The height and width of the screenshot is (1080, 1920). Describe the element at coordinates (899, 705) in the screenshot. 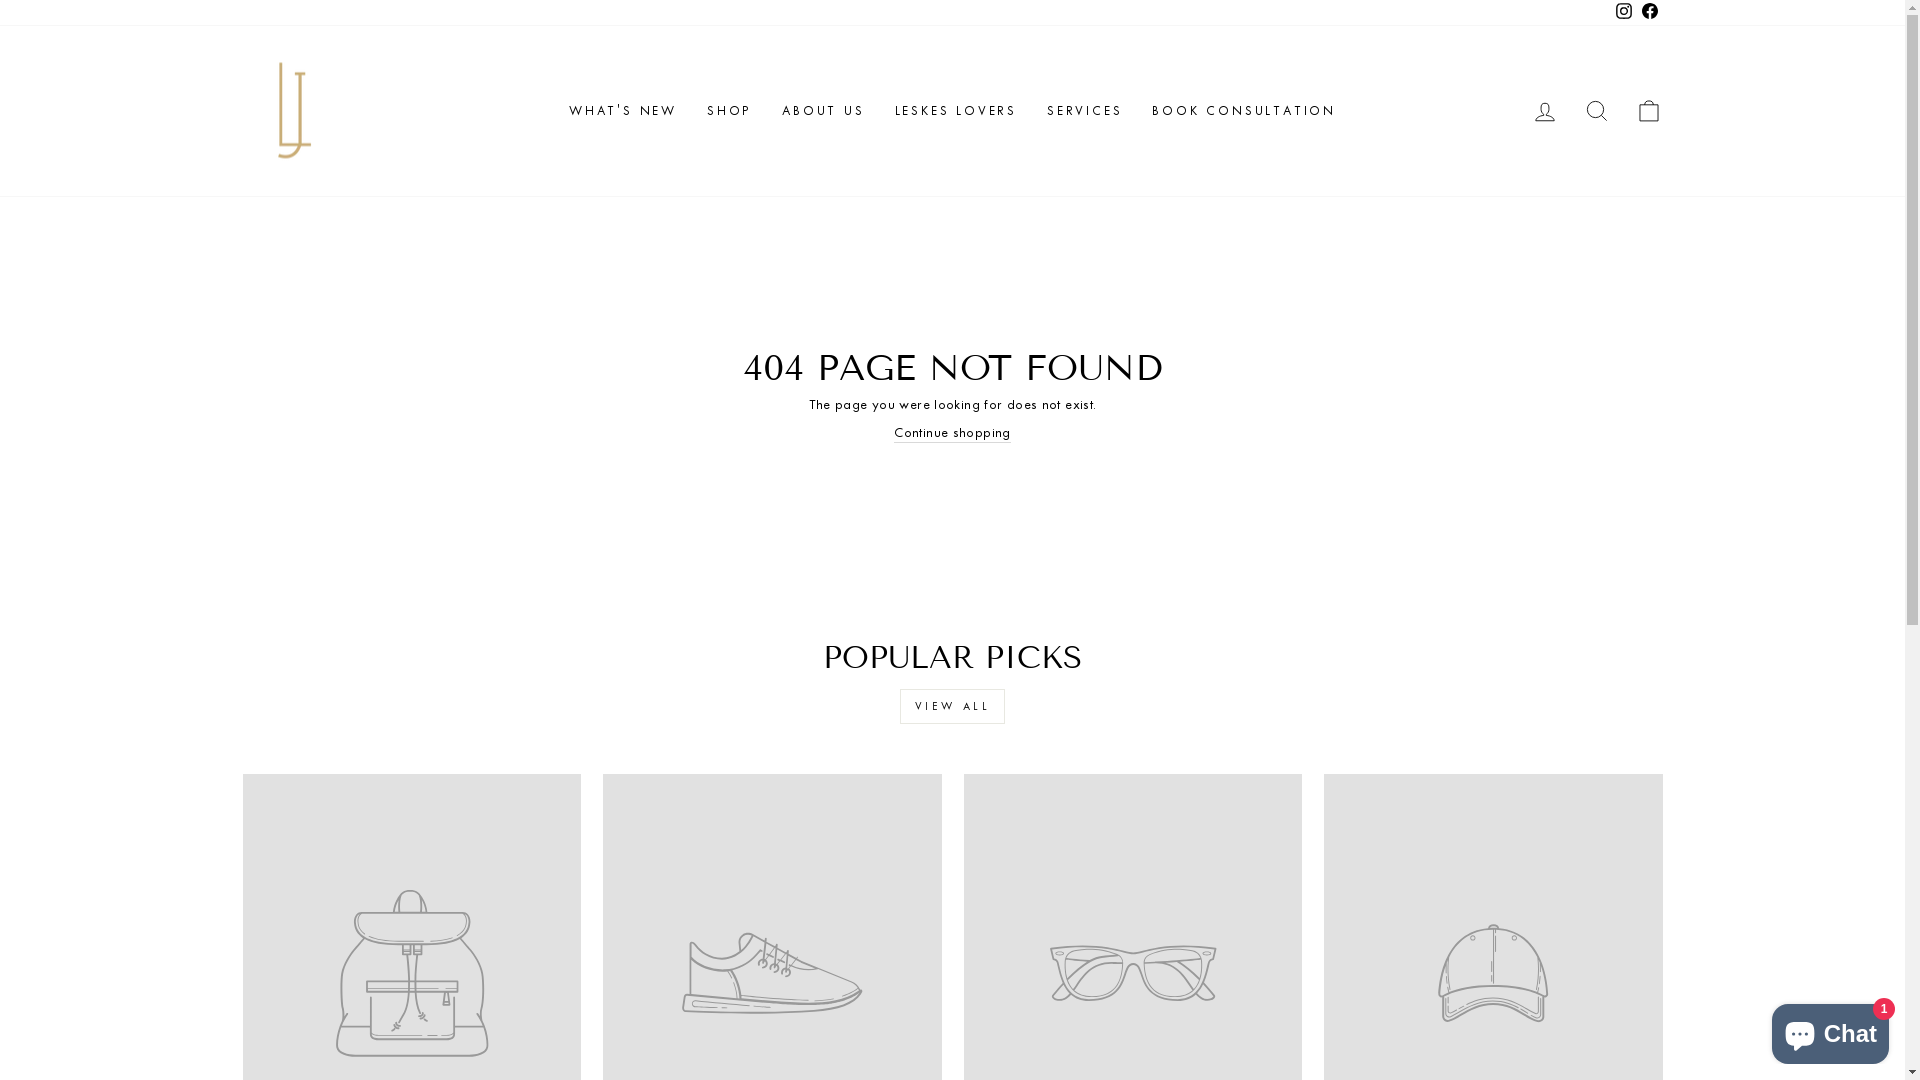

I see `'VIEW ALL'` at that location.